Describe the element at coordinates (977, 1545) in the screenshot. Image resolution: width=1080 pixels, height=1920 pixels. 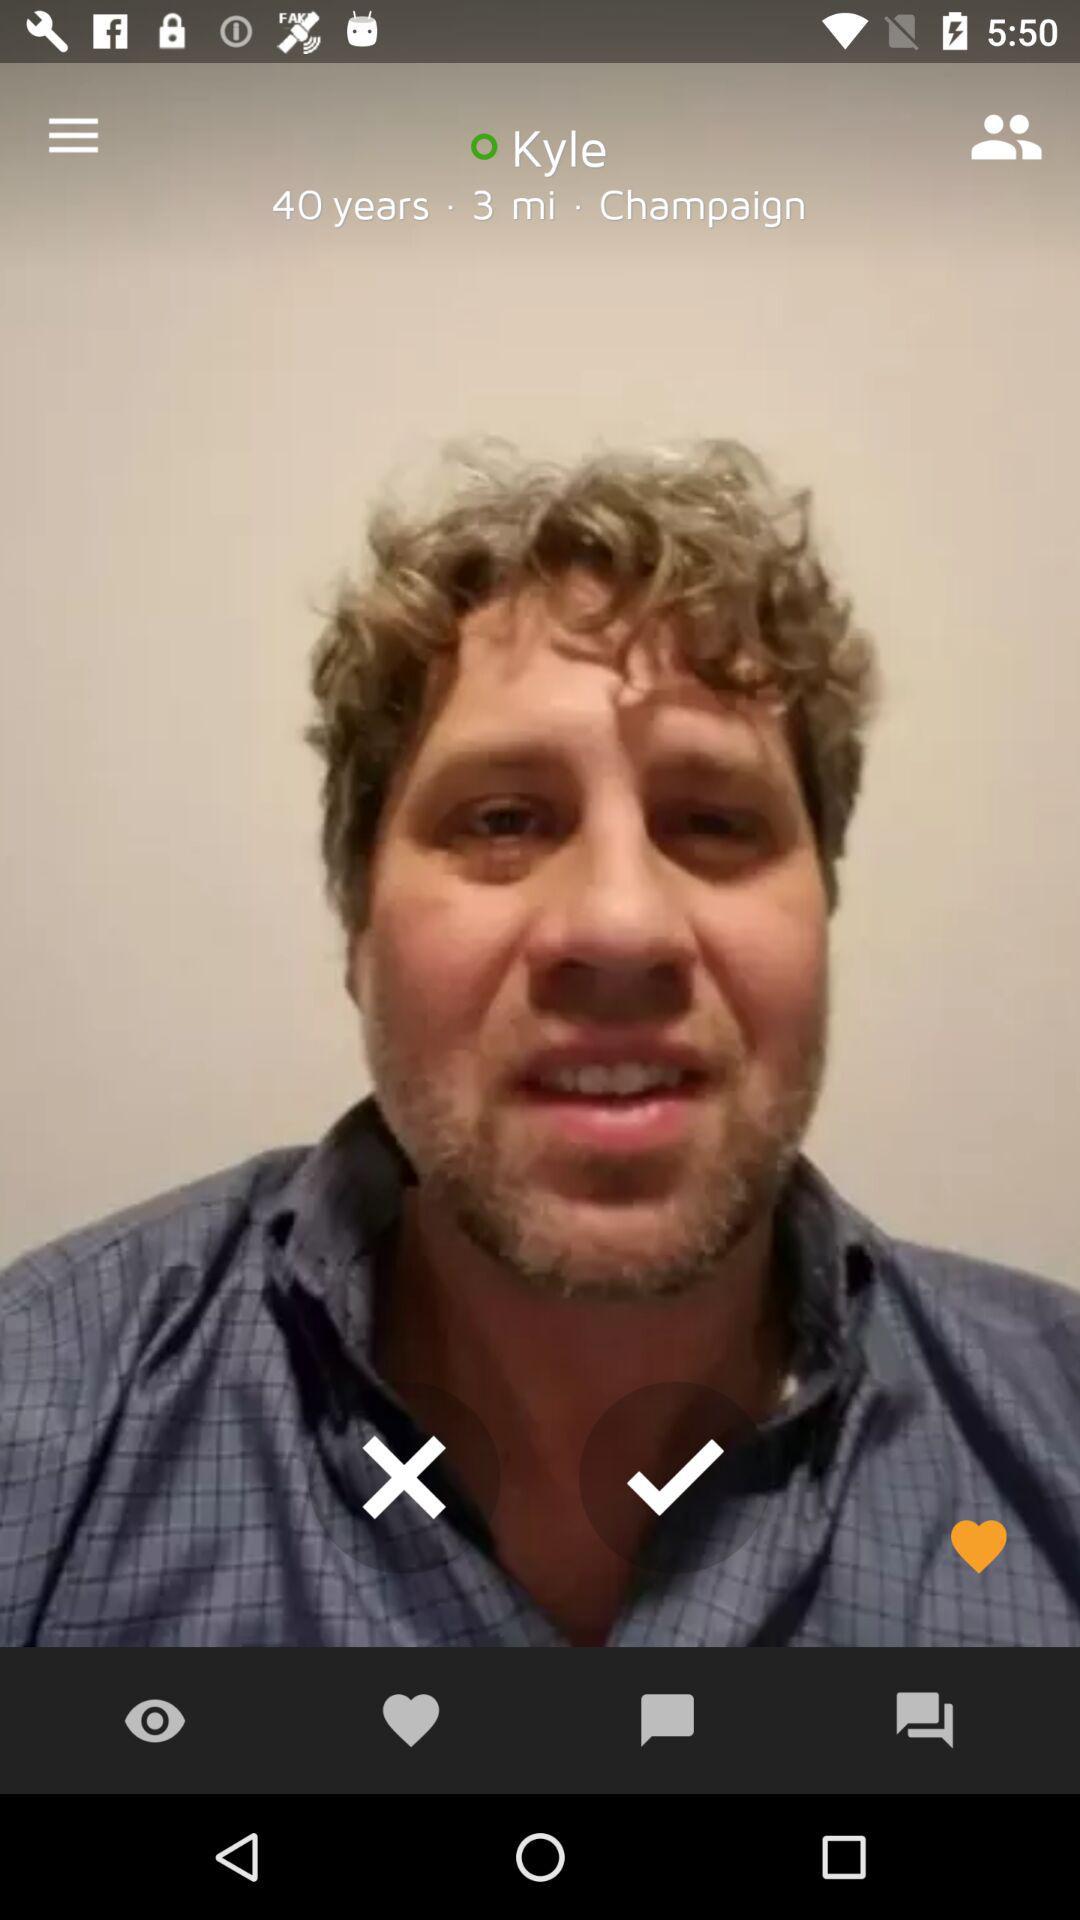
I see `the favorite icon` at that location.